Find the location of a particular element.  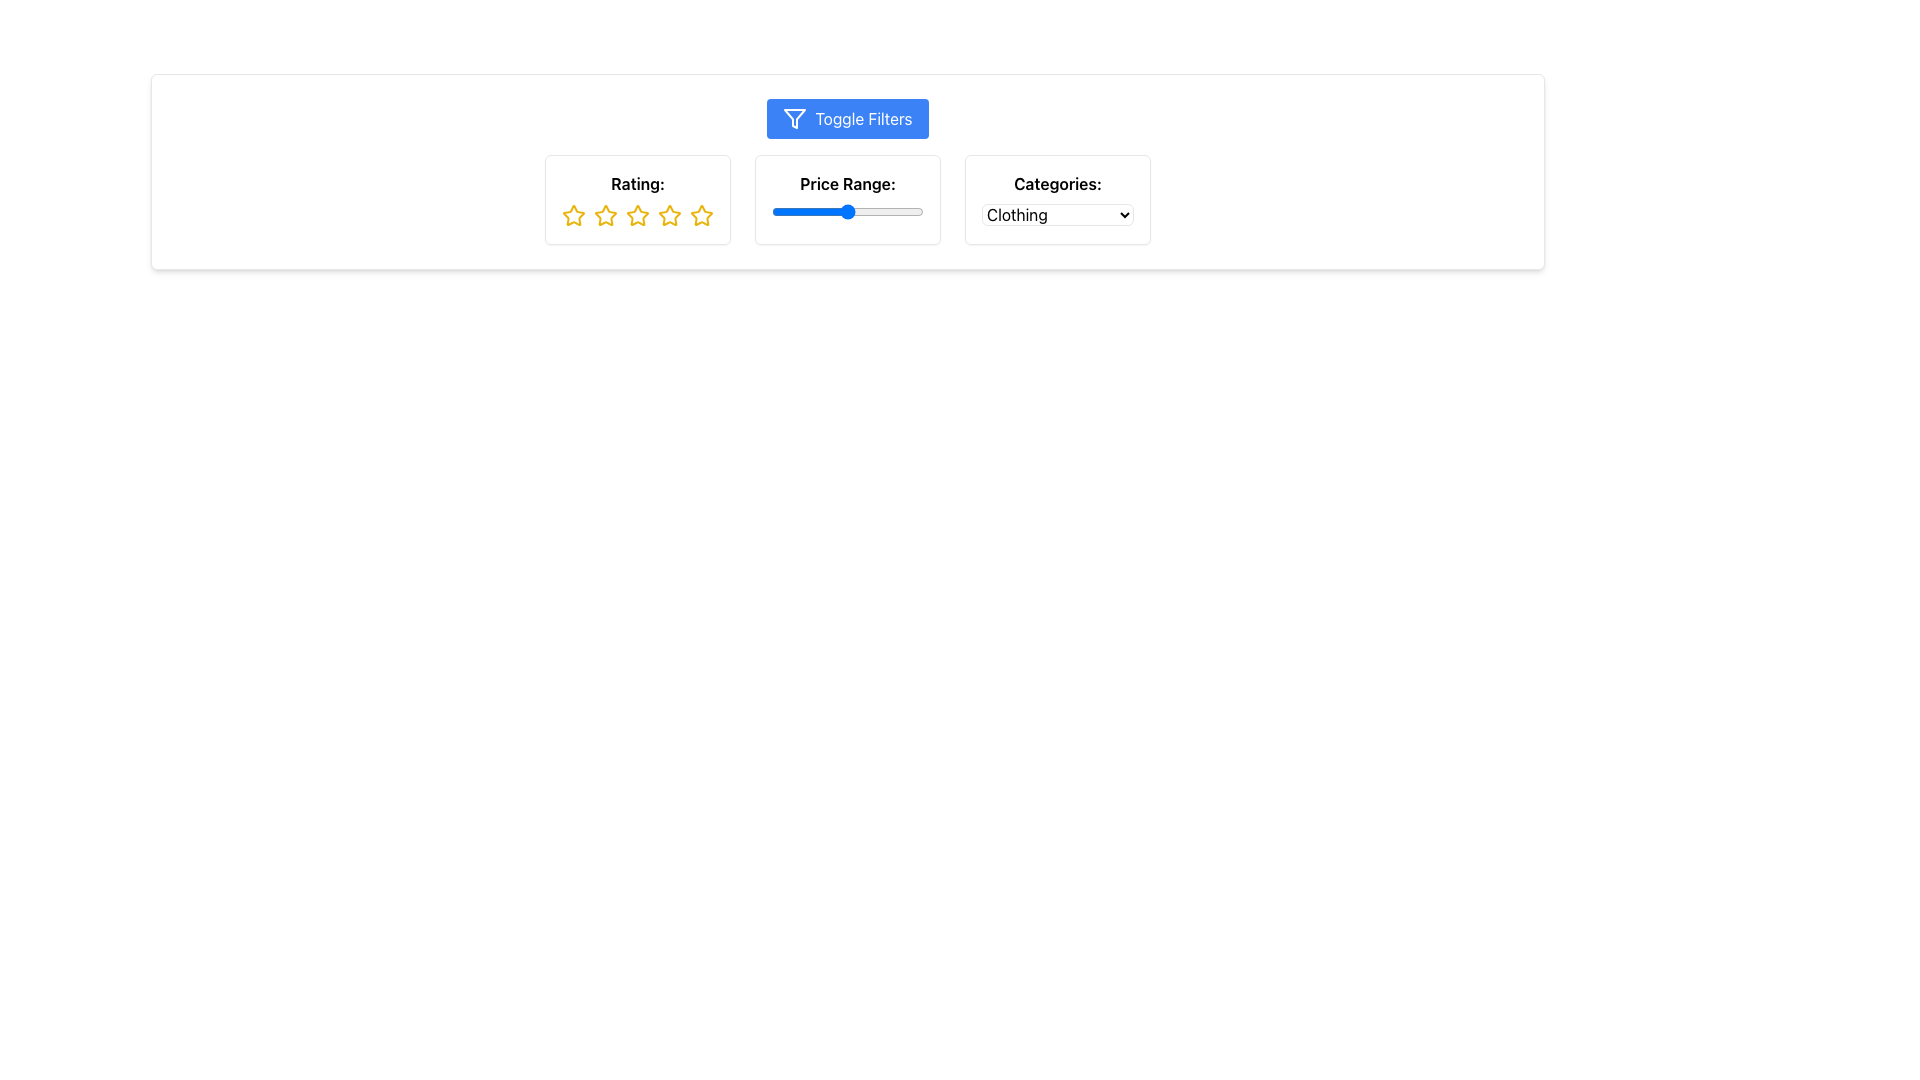

the third star in the row of five stars used for selecting the third level of rating in the rating component below the 'Rating:' label is located at coordinates (637, 216).